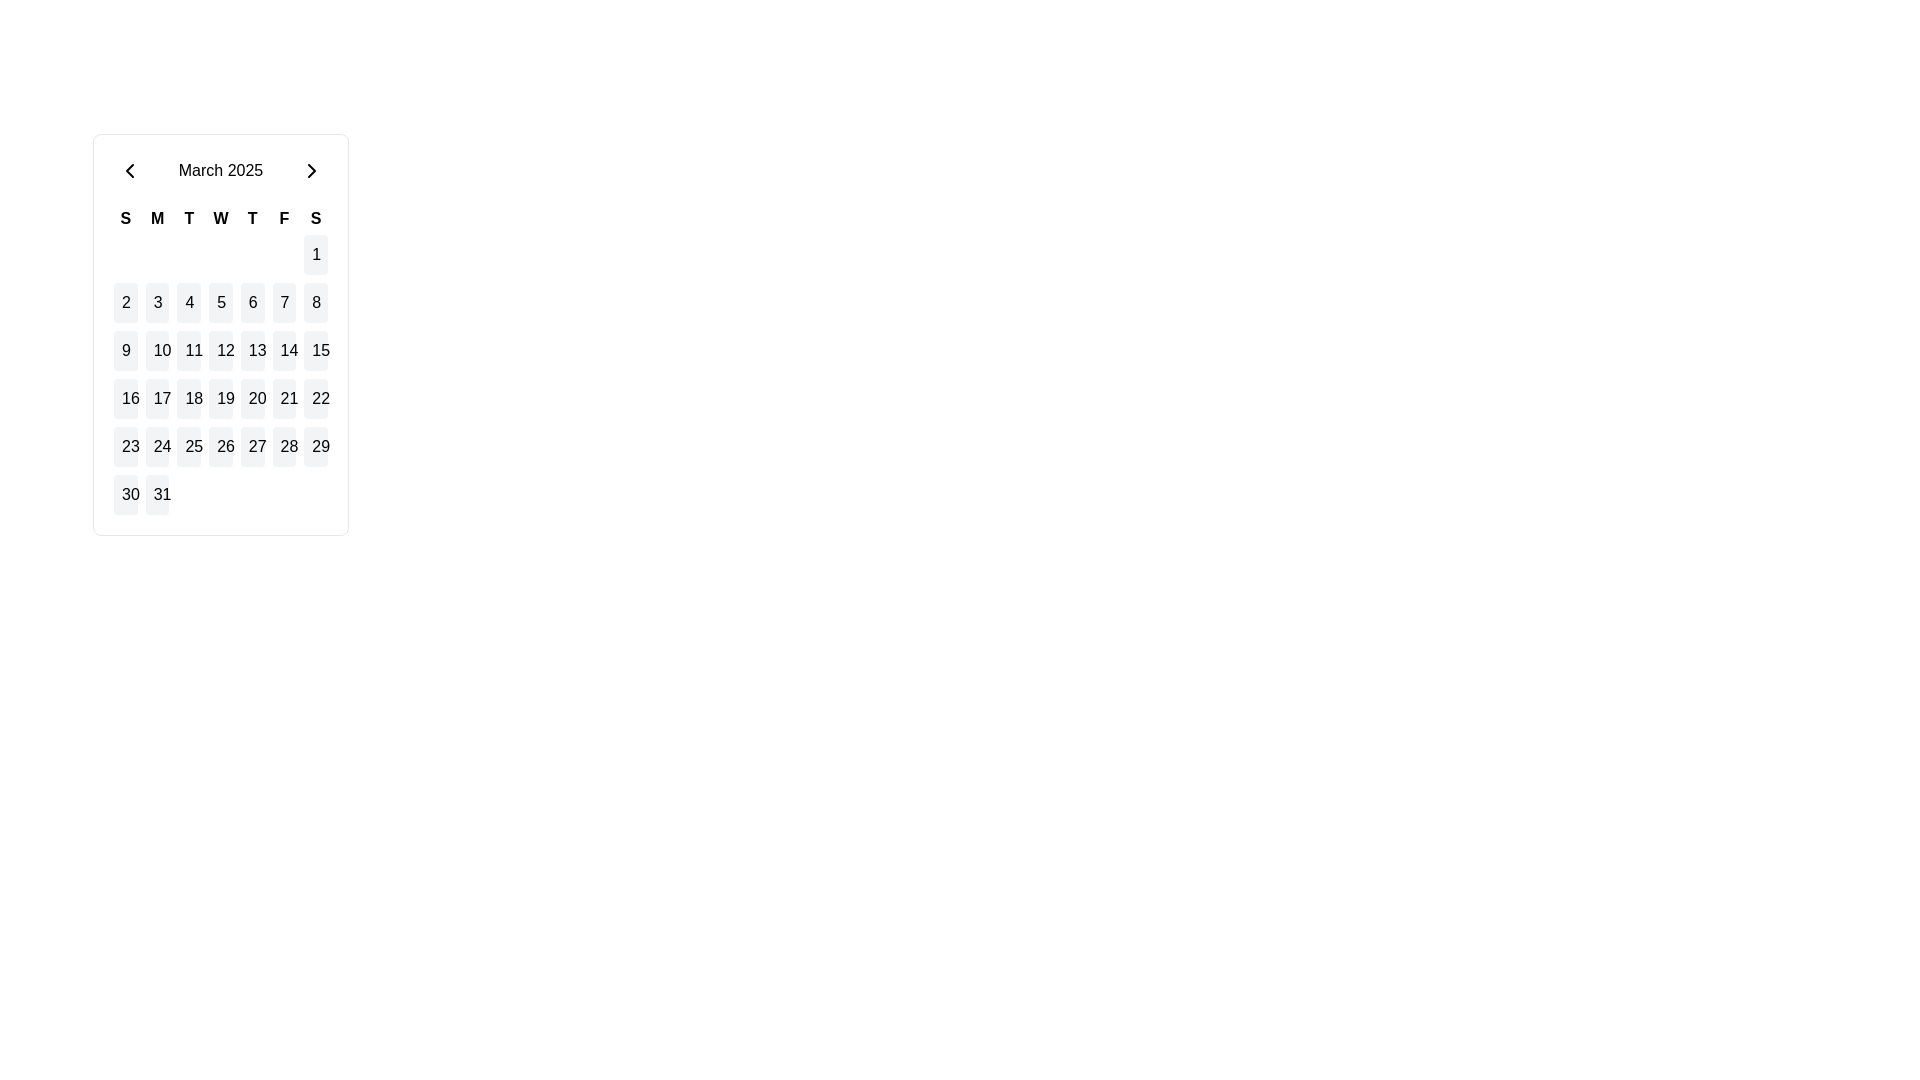 The width and height of the screenshot is (1920, 1080). Describe the element at coordinates (156, 398) in the screenshot. I see `the button representing the date '17', which has a light gray background and rounded corners` at that location.